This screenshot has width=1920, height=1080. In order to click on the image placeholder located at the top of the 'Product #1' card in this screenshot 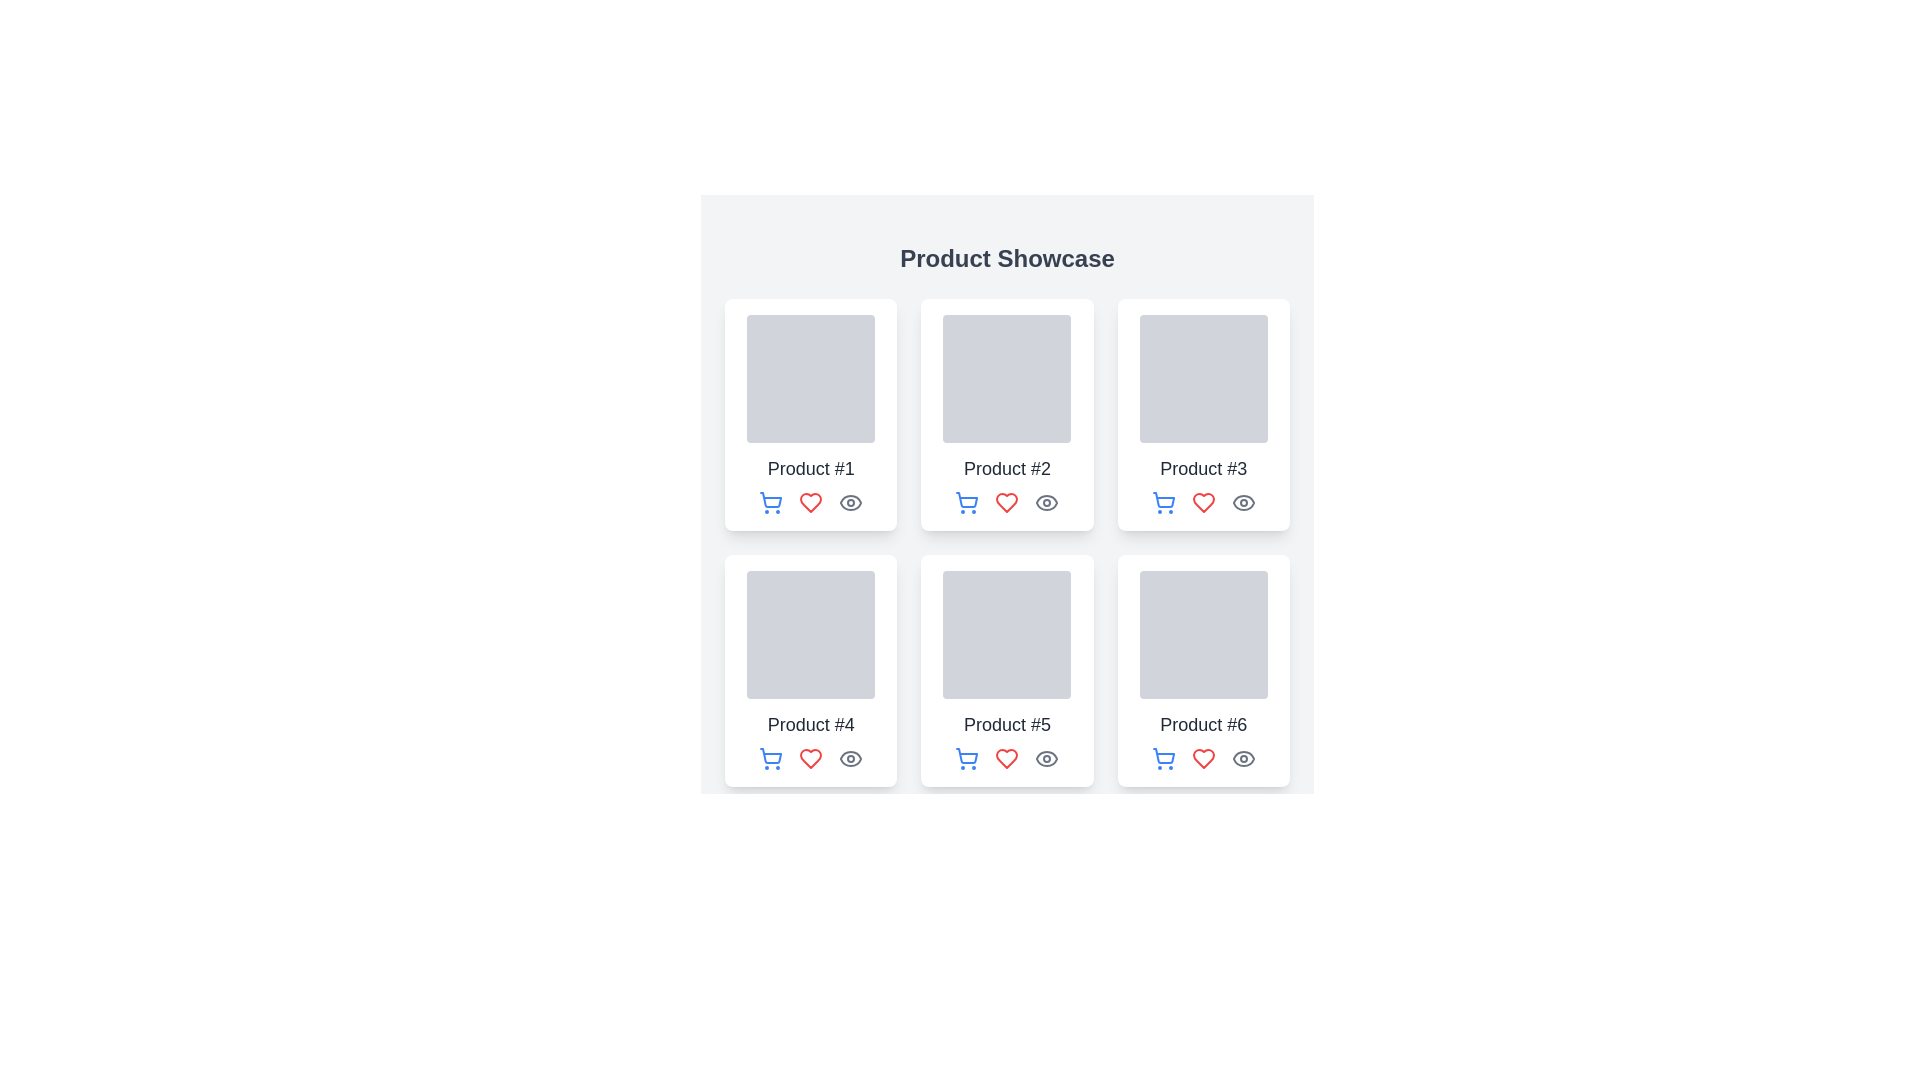, I will do `click(811, 378)`.